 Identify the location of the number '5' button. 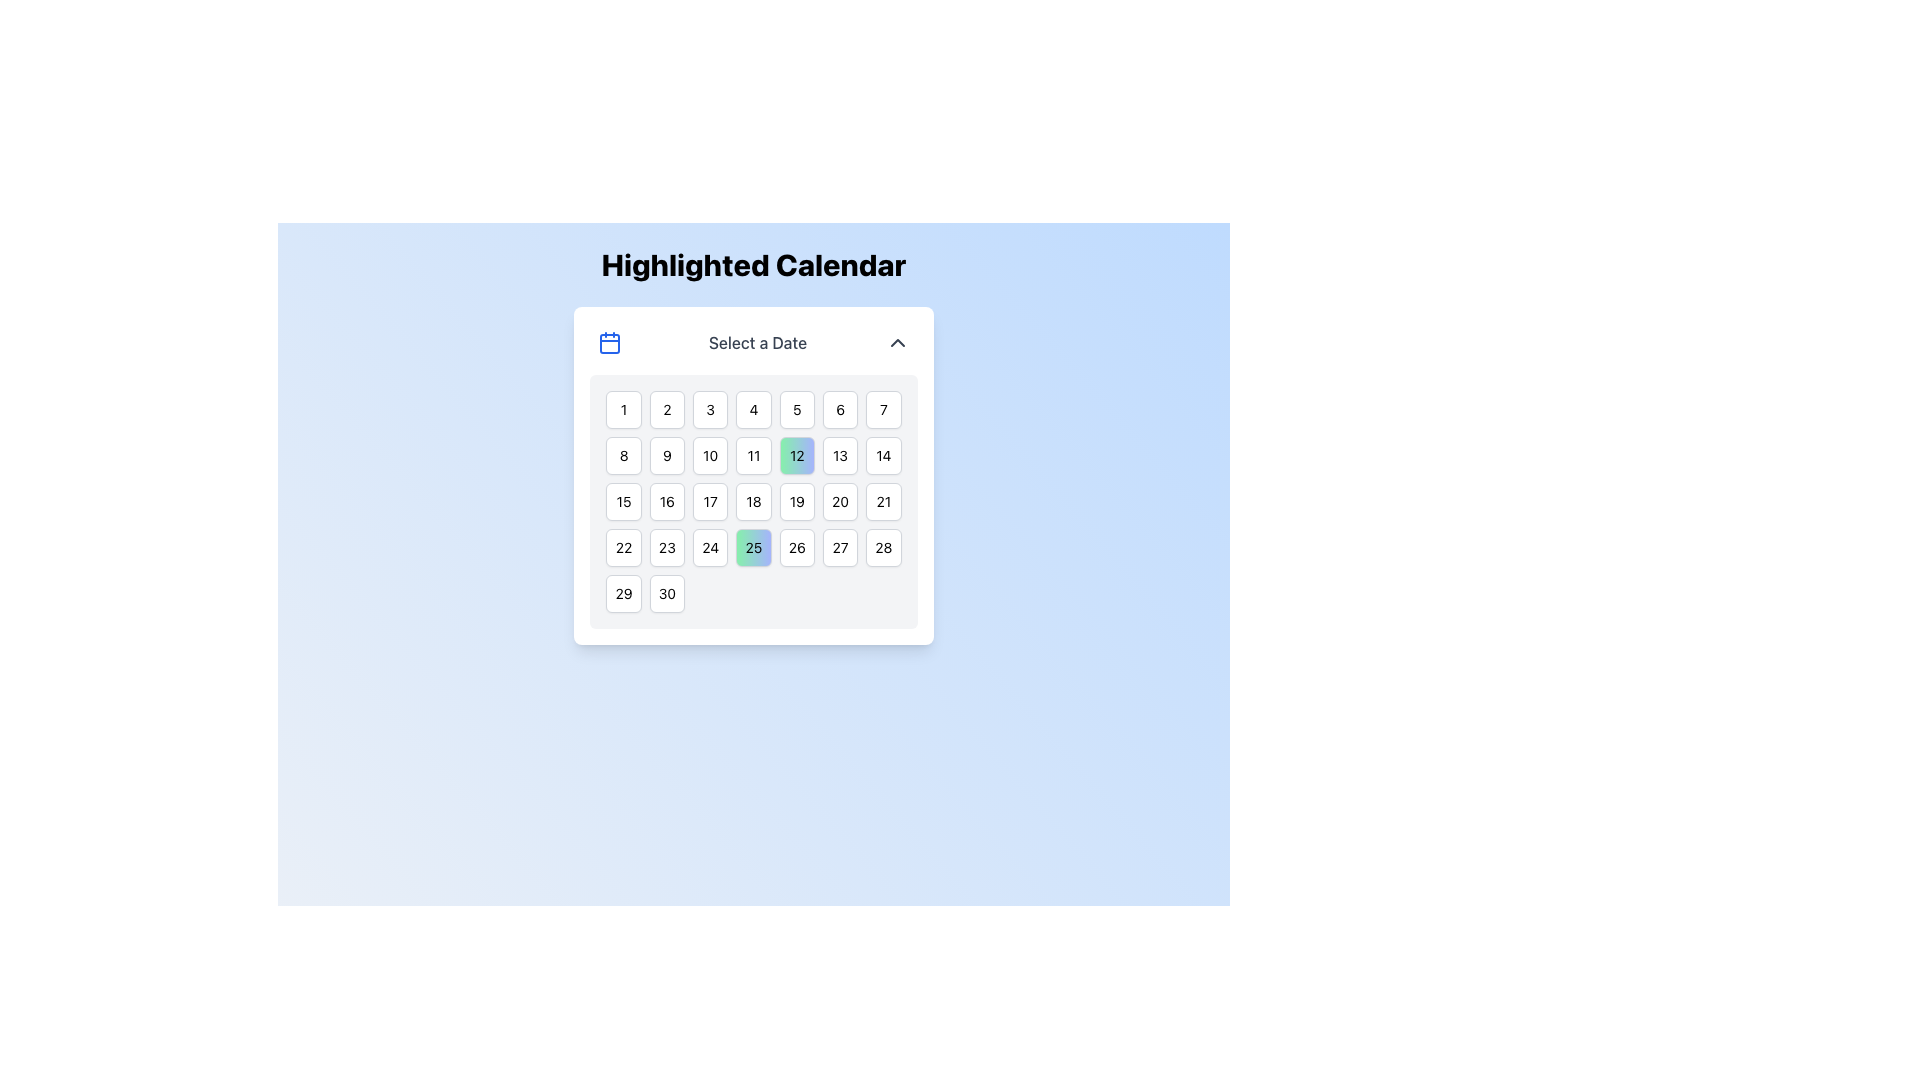
(796, 408).